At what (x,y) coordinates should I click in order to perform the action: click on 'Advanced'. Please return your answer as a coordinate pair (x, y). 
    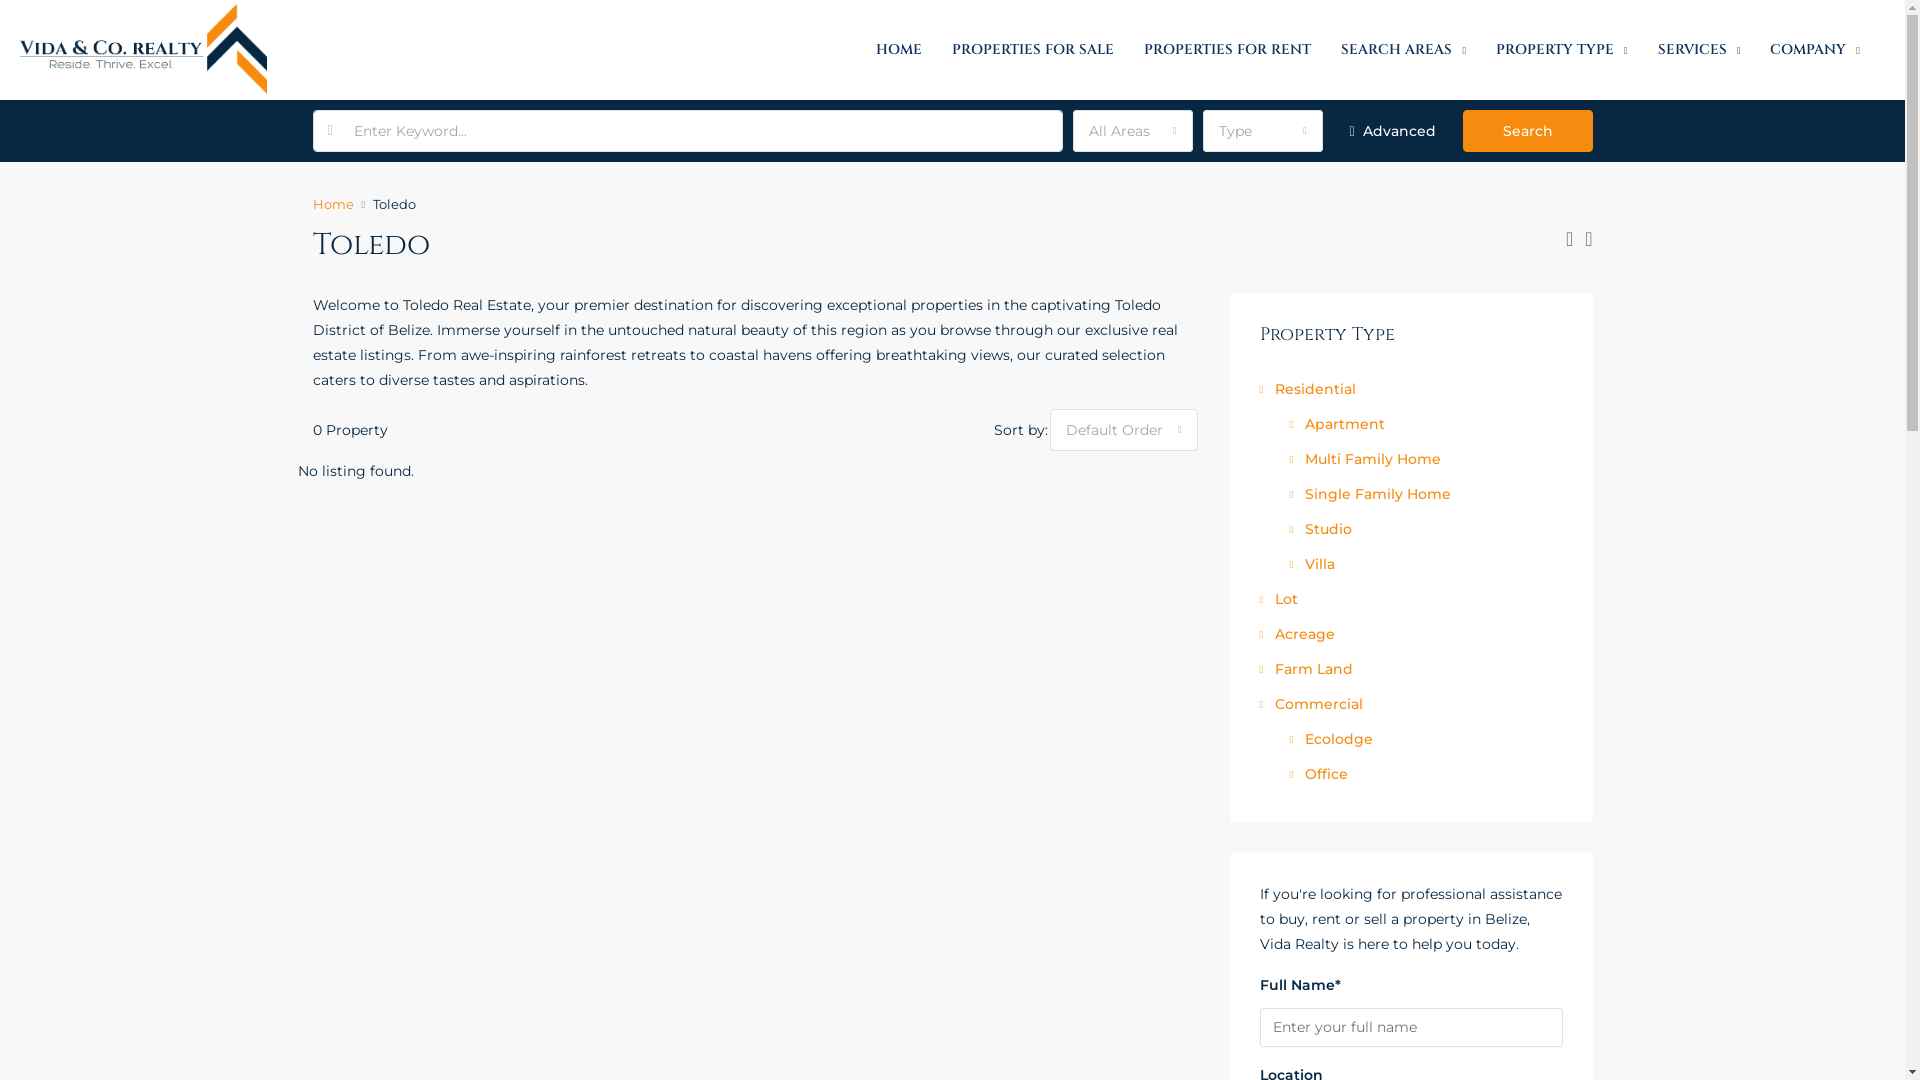
    Looking at the image, I should click on (1391, 131).